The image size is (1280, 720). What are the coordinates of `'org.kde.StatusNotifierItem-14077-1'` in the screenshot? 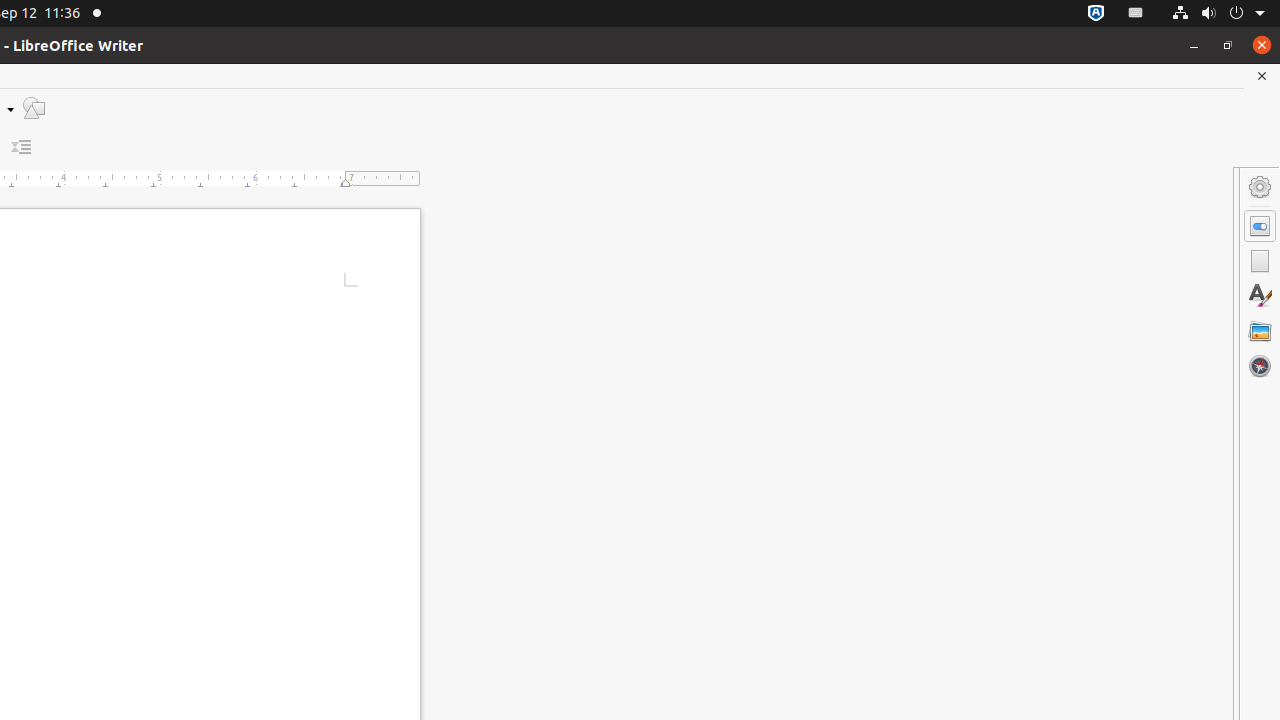 It's located at (1136, 13).